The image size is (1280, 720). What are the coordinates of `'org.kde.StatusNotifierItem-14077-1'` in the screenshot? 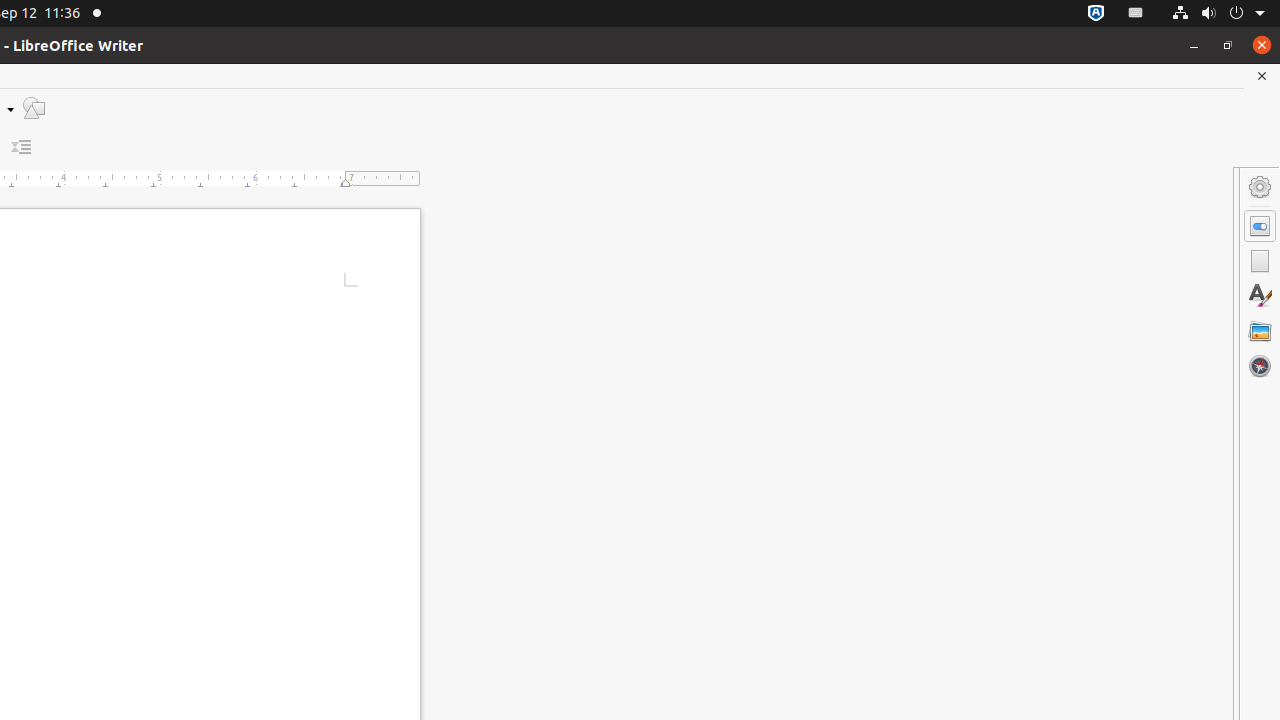 It's located at (1136, 13).